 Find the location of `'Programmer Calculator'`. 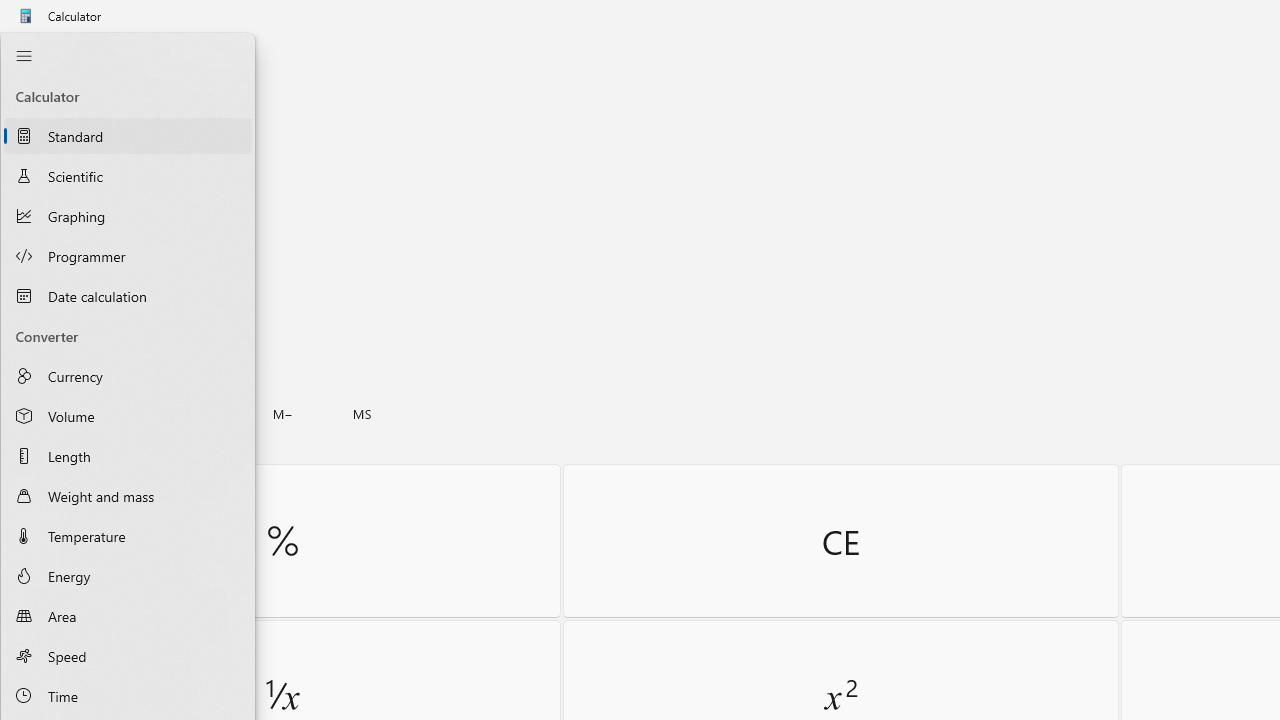

'Programmer Calculator' is located at coordinates (127, 255).